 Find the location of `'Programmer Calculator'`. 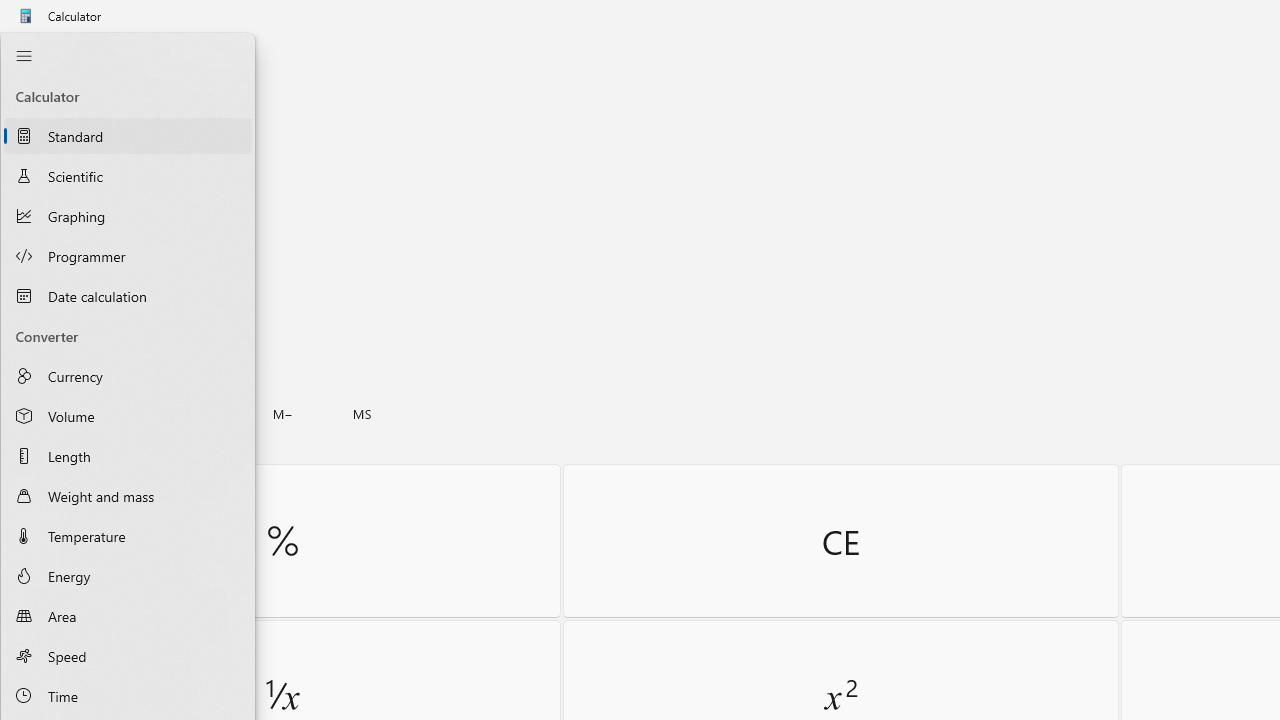

'Programmer Calculator' is located at coordinates (127, 255).